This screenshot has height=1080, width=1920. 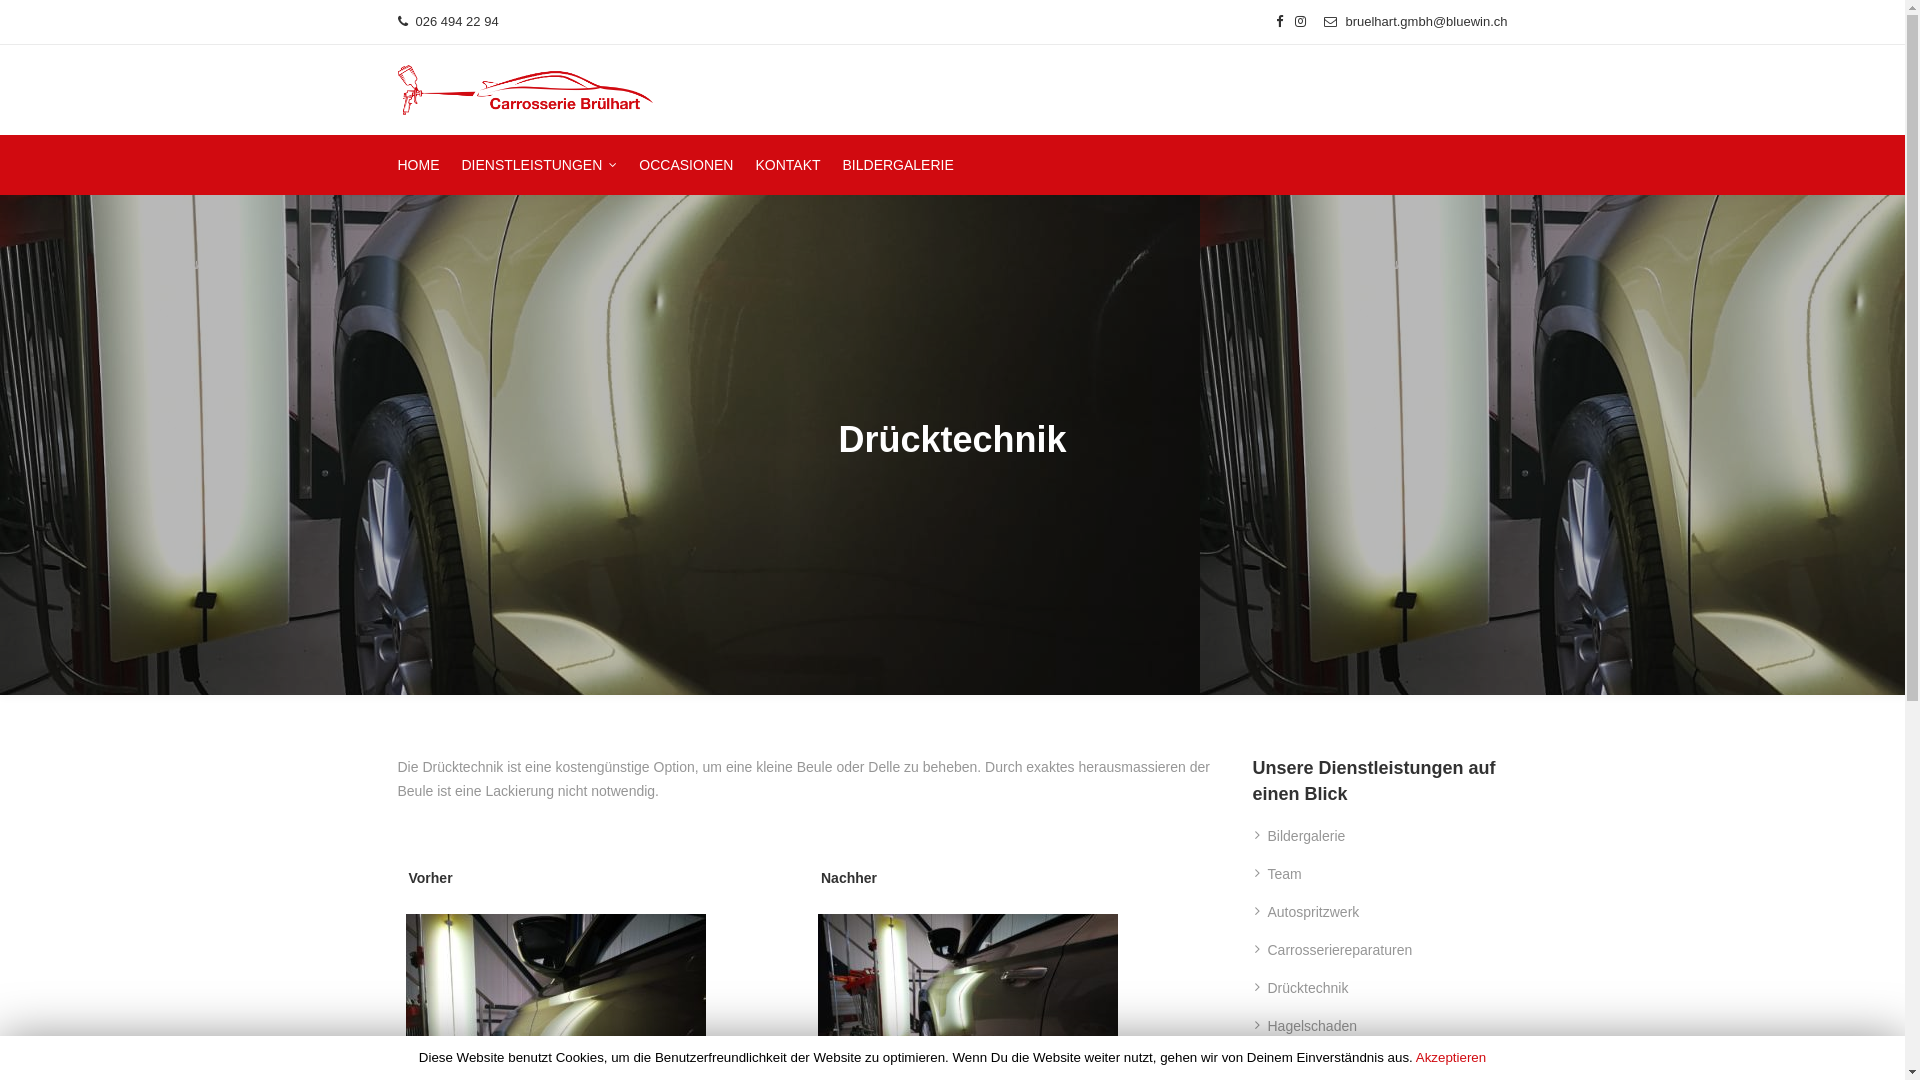 I want to click on 'Hagelschaden', so click(x=1313, y=1026).